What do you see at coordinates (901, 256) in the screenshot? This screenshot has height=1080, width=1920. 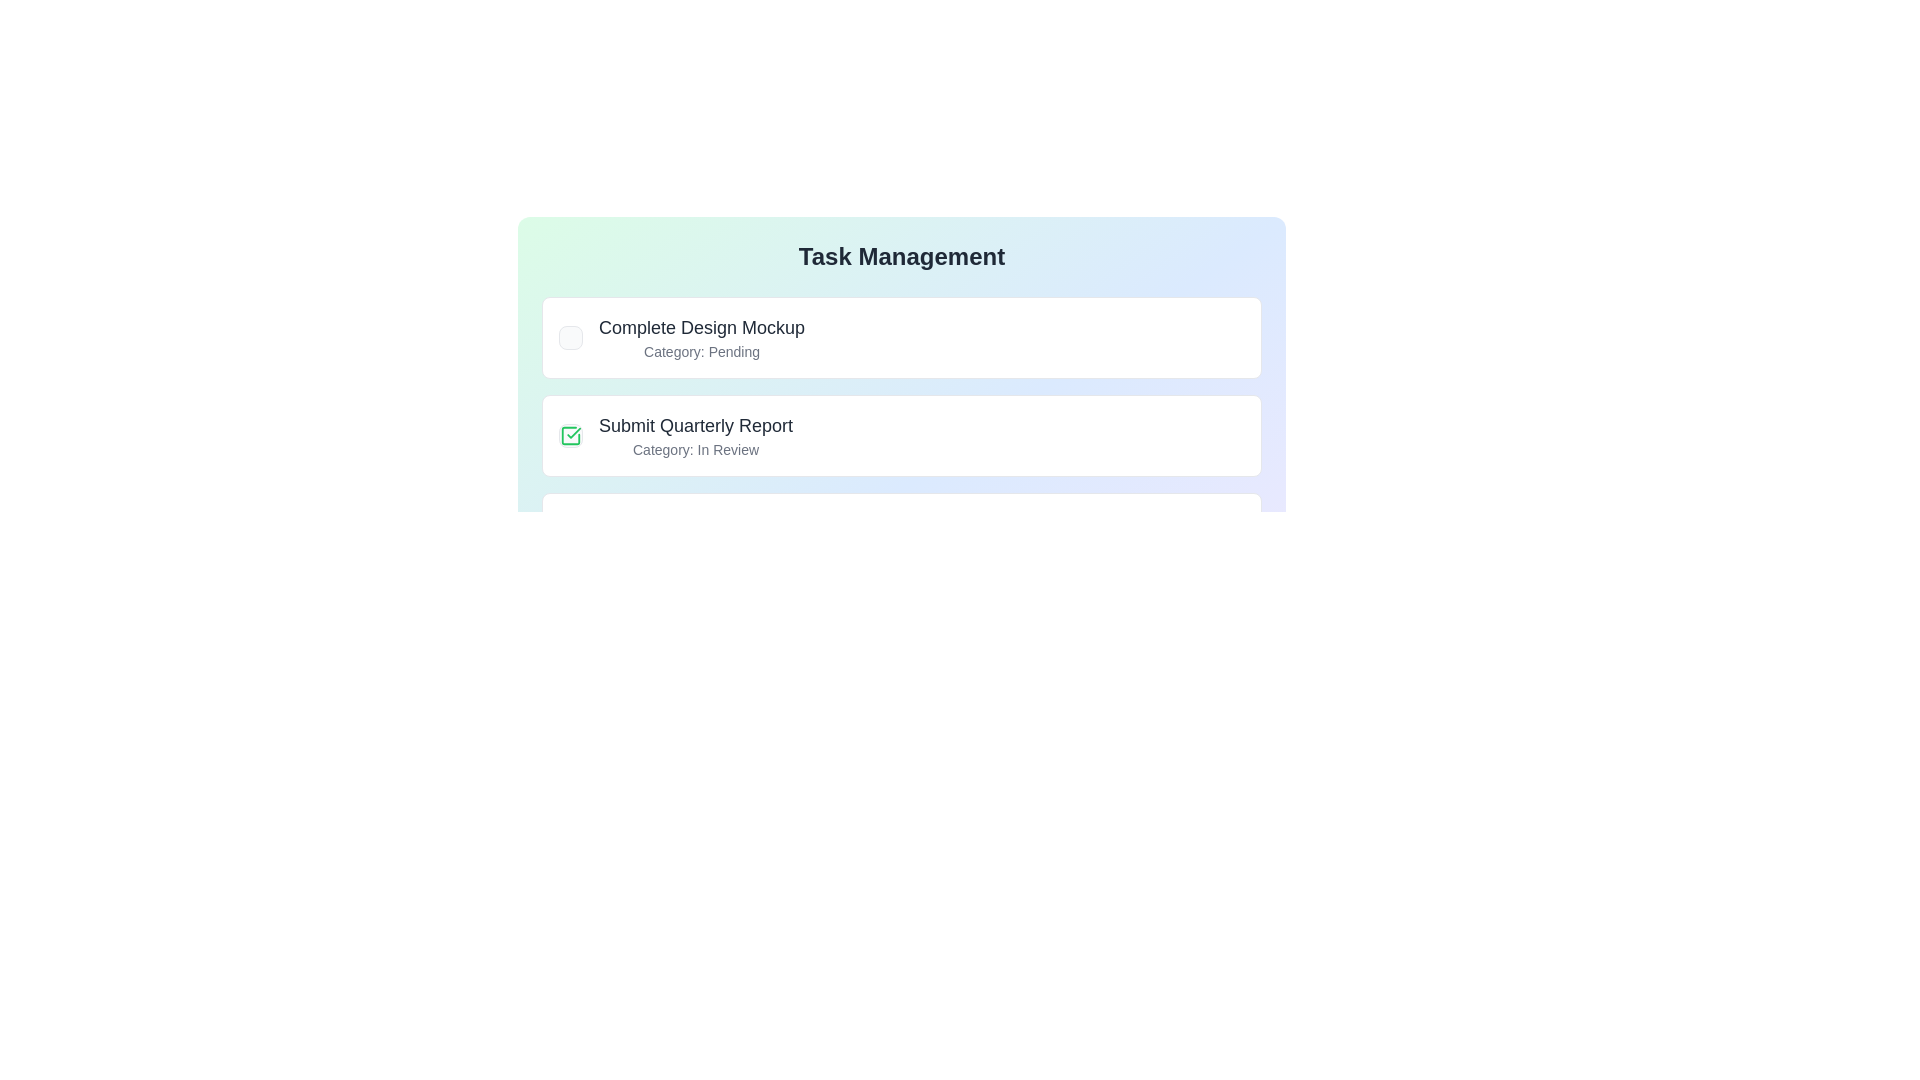 I see `displayed text of the heading 'Task Management' which is styled with a bold and large font size, colored in dark gray, located at the top of its section above a list of tasks` at bounding box center [901, 256].